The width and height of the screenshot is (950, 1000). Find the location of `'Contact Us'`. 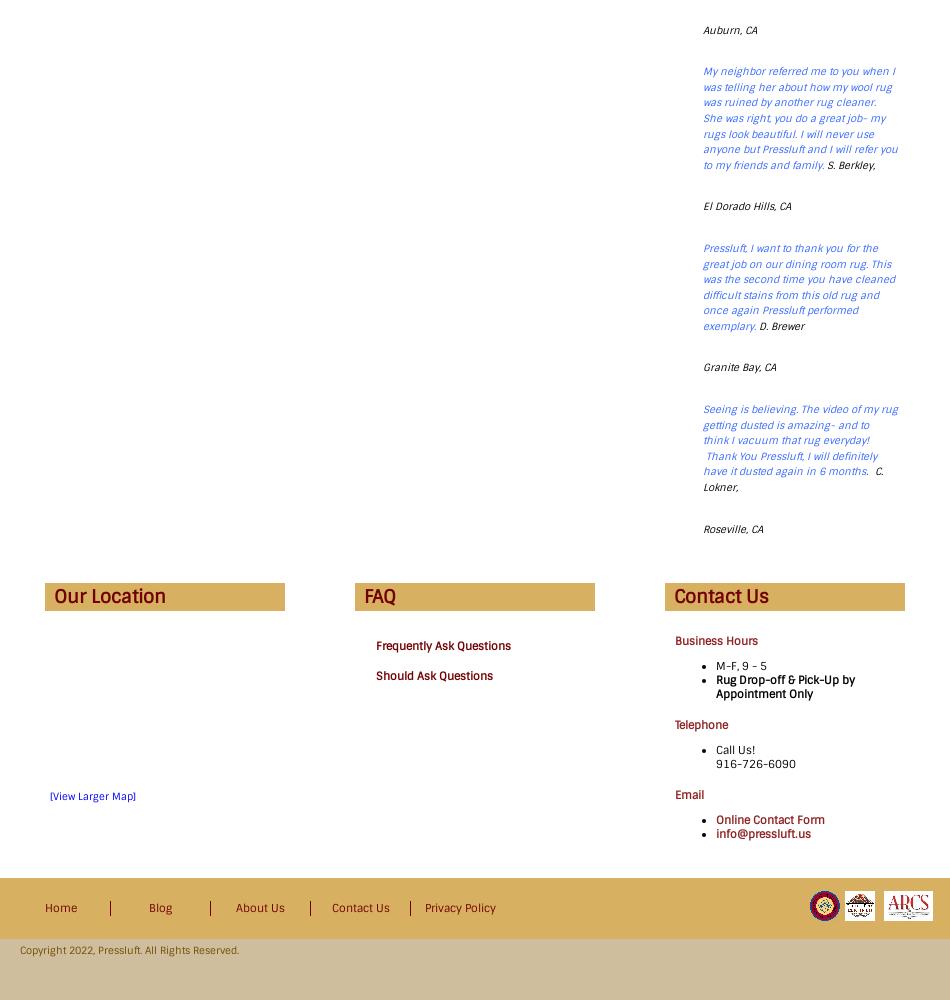

'Contact Us' is located at coordinates (720, 596).